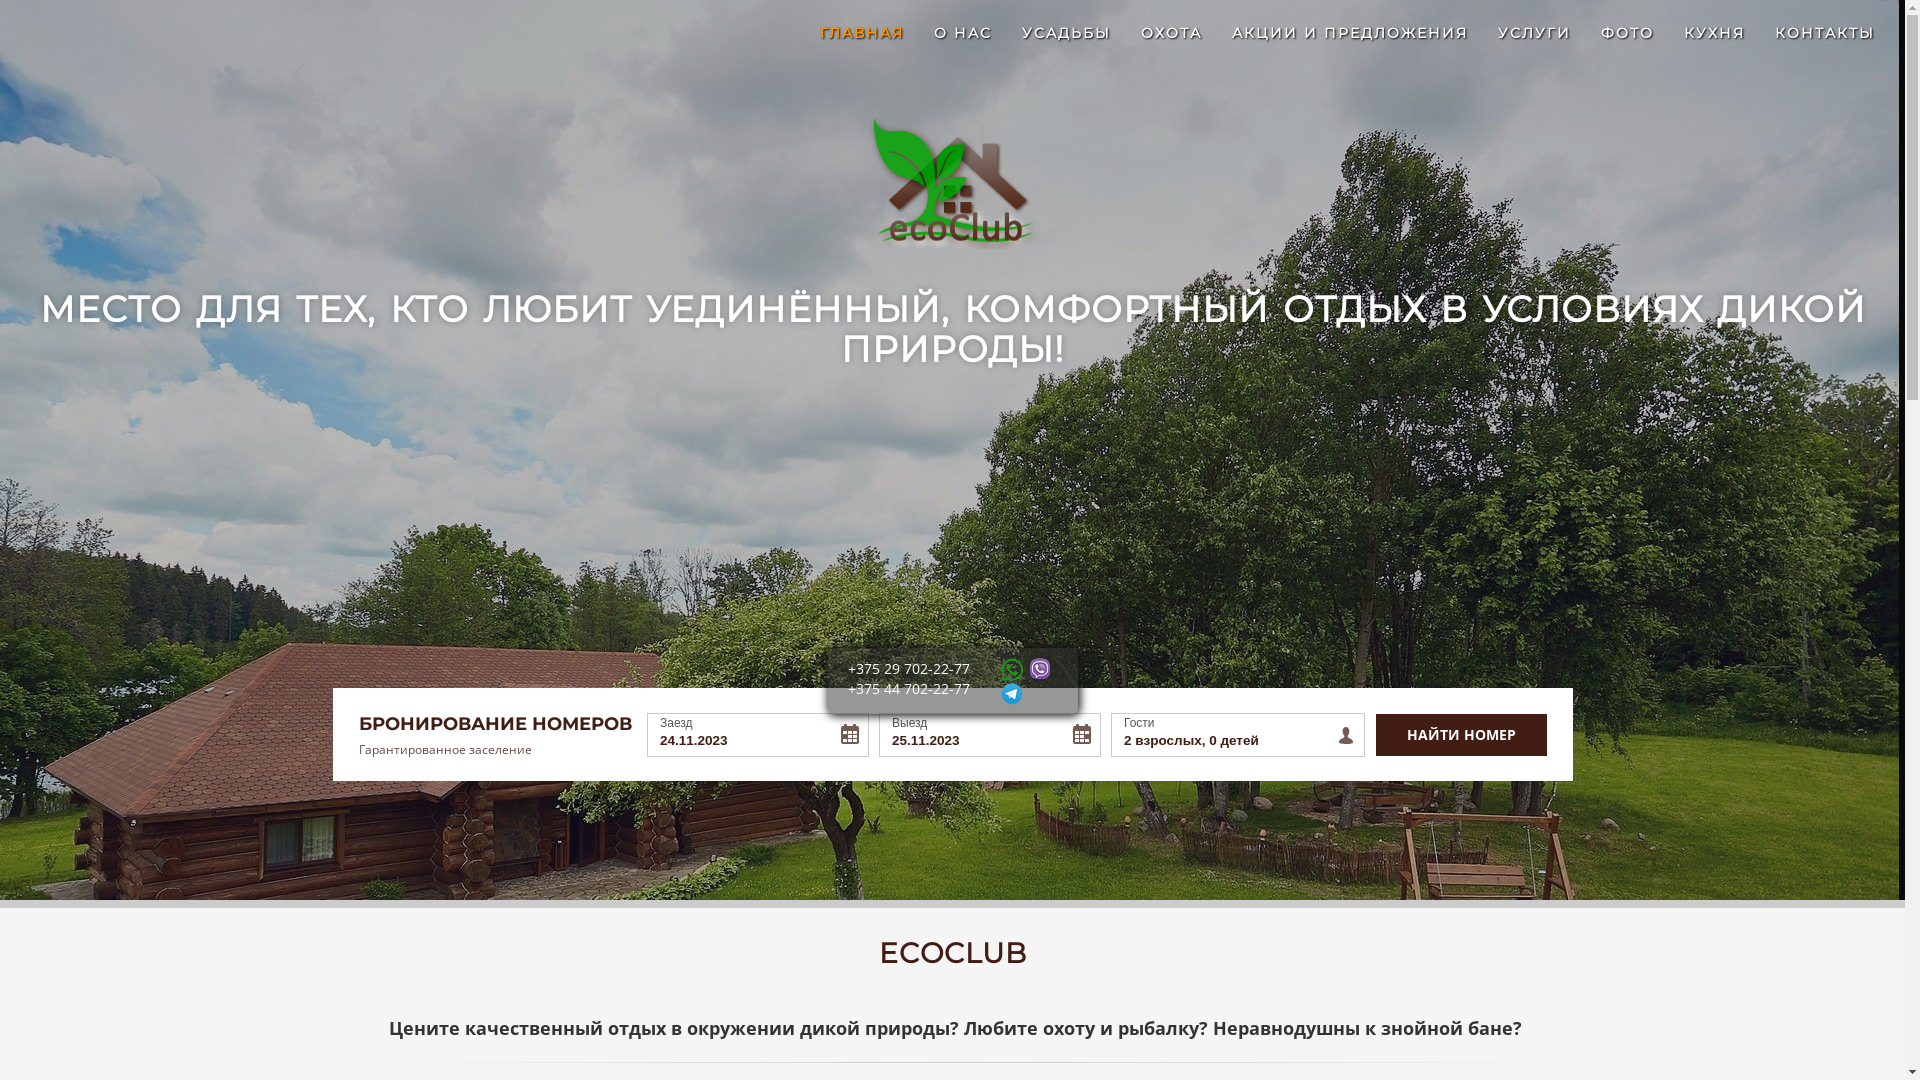 The image size is (1920, 1080). Describe the element at coordinates (848, 687) in the screenshot. I see `'+375 44 702-22-77'` at that location.